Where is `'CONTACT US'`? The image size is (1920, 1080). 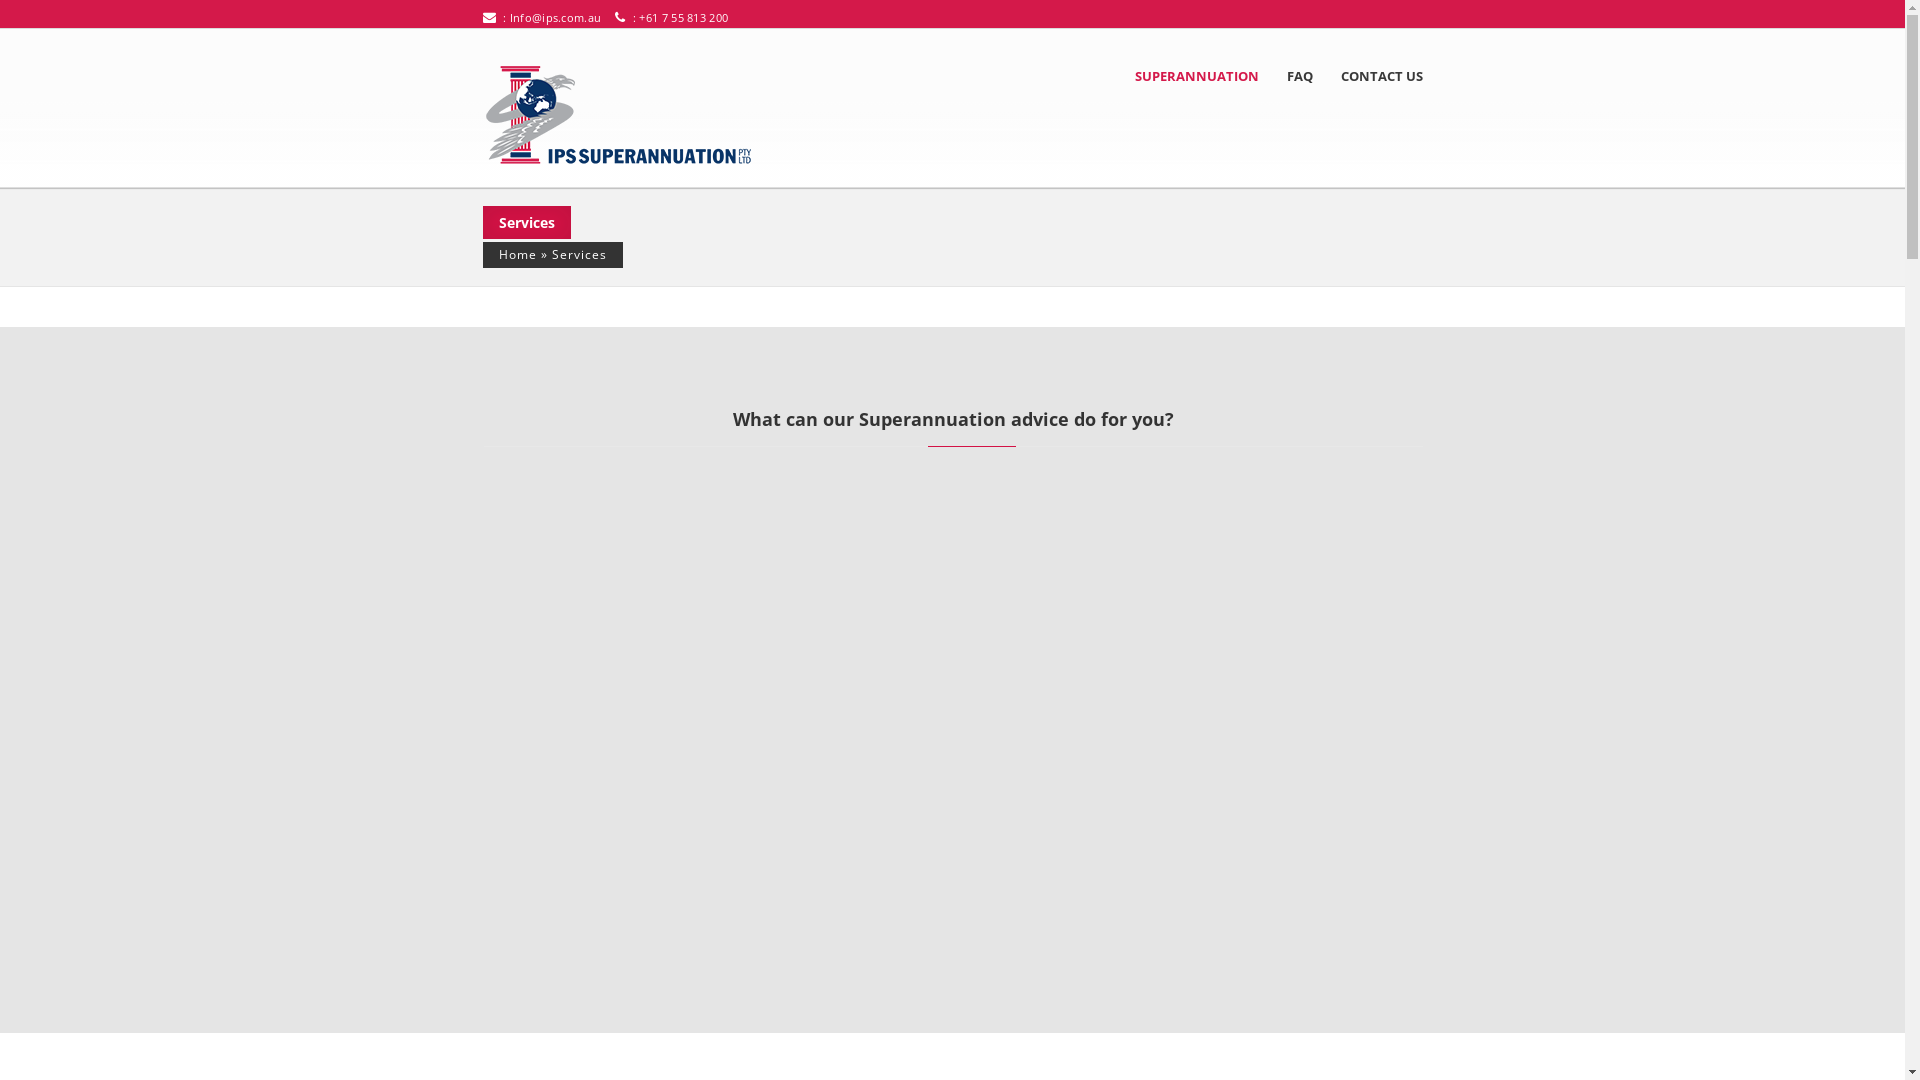
'CONTACT US' is located at coordinates (1372, 75).